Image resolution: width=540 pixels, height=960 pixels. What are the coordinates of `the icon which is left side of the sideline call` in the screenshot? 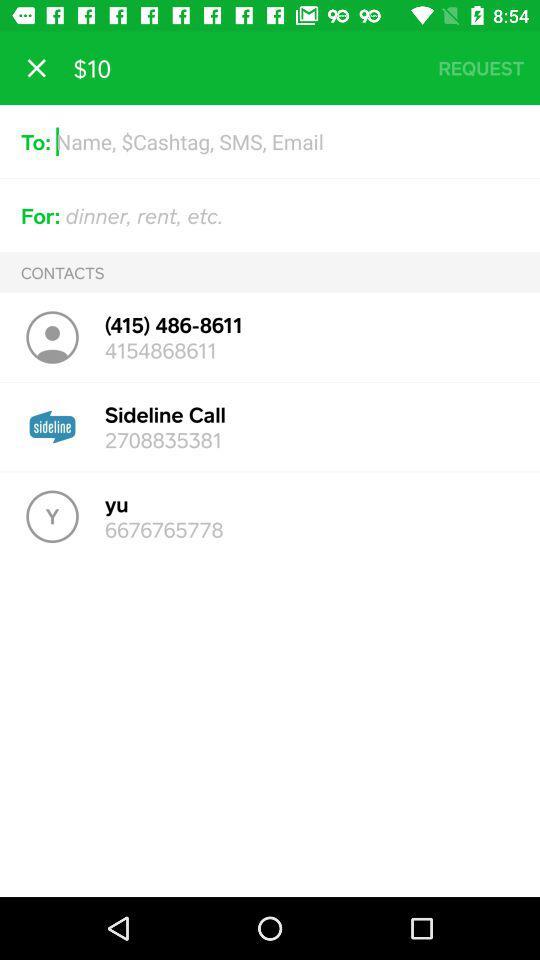 It's located at (52, 427).